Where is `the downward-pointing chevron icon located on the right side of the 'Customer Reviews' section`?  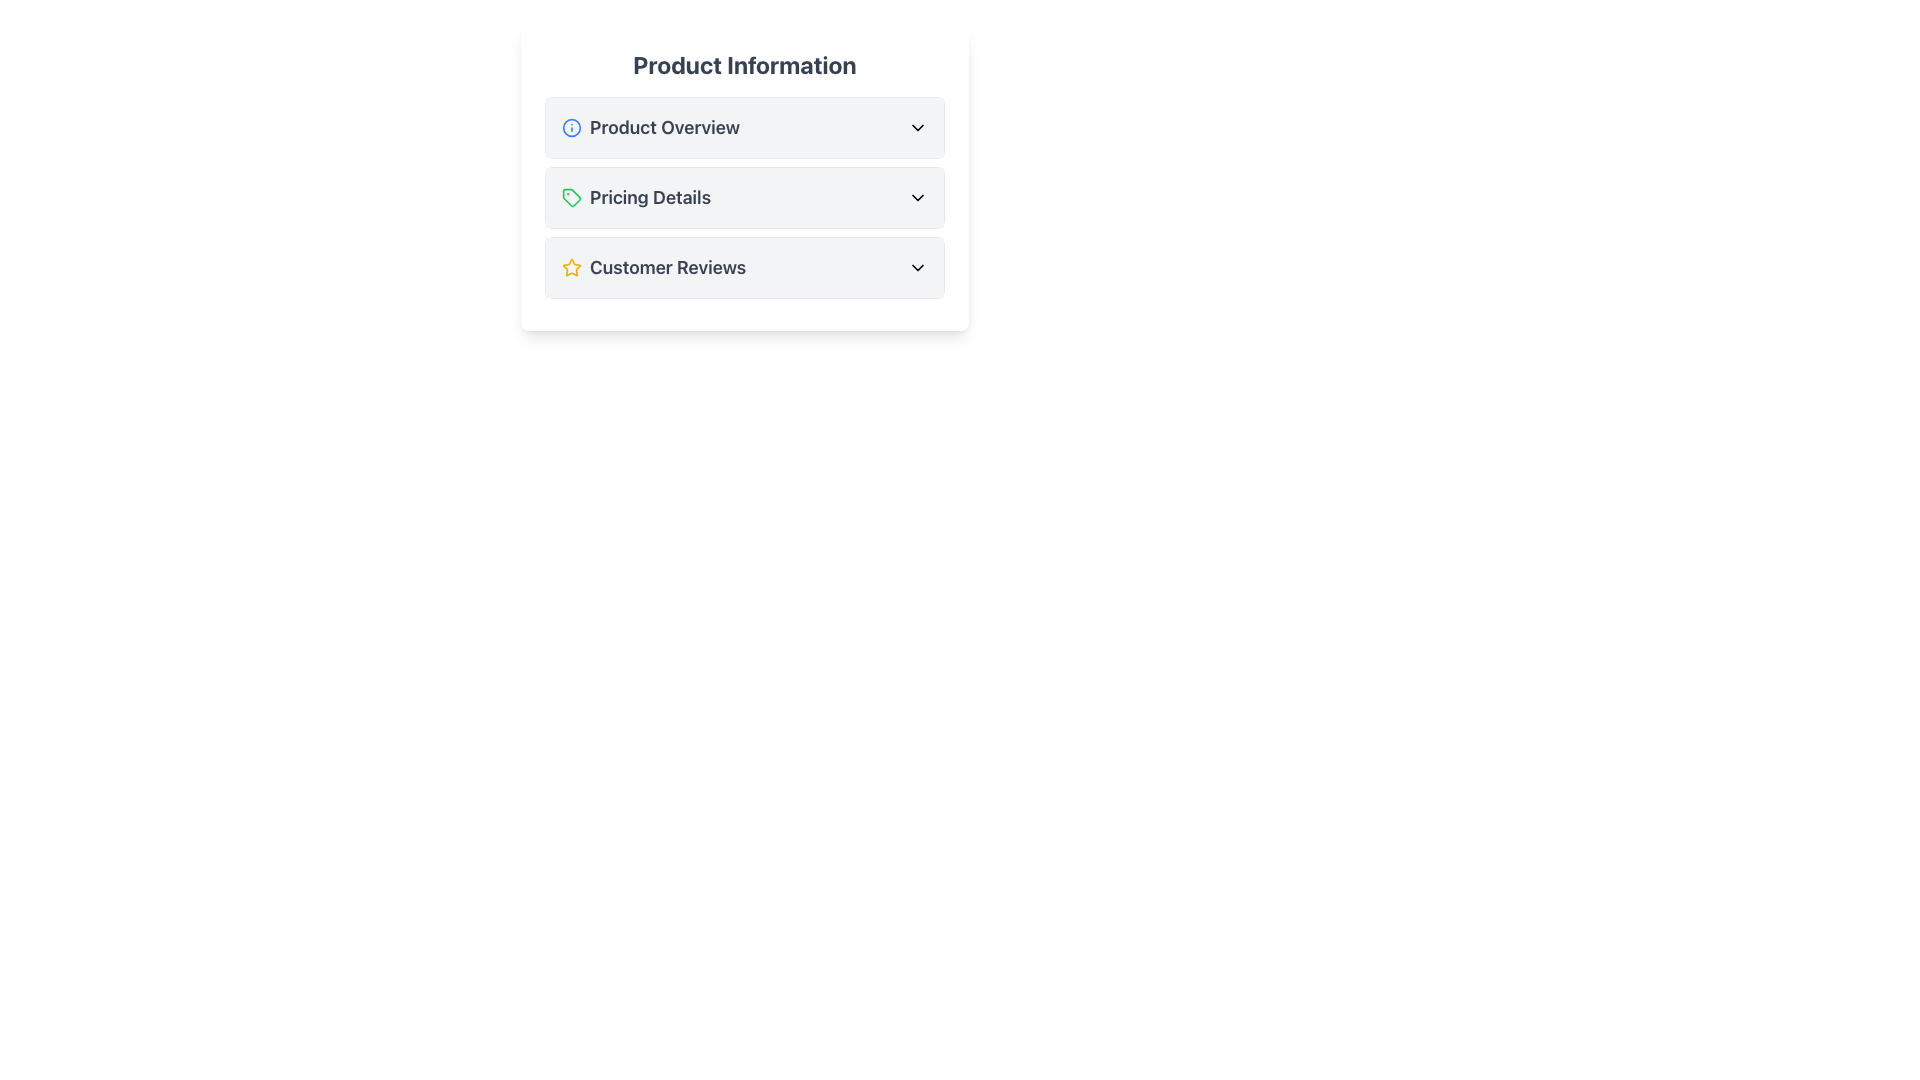
the downward-pointing chevron icon located on the right side of the 'Customer Reviews' section is located at coordinates (916, 266).